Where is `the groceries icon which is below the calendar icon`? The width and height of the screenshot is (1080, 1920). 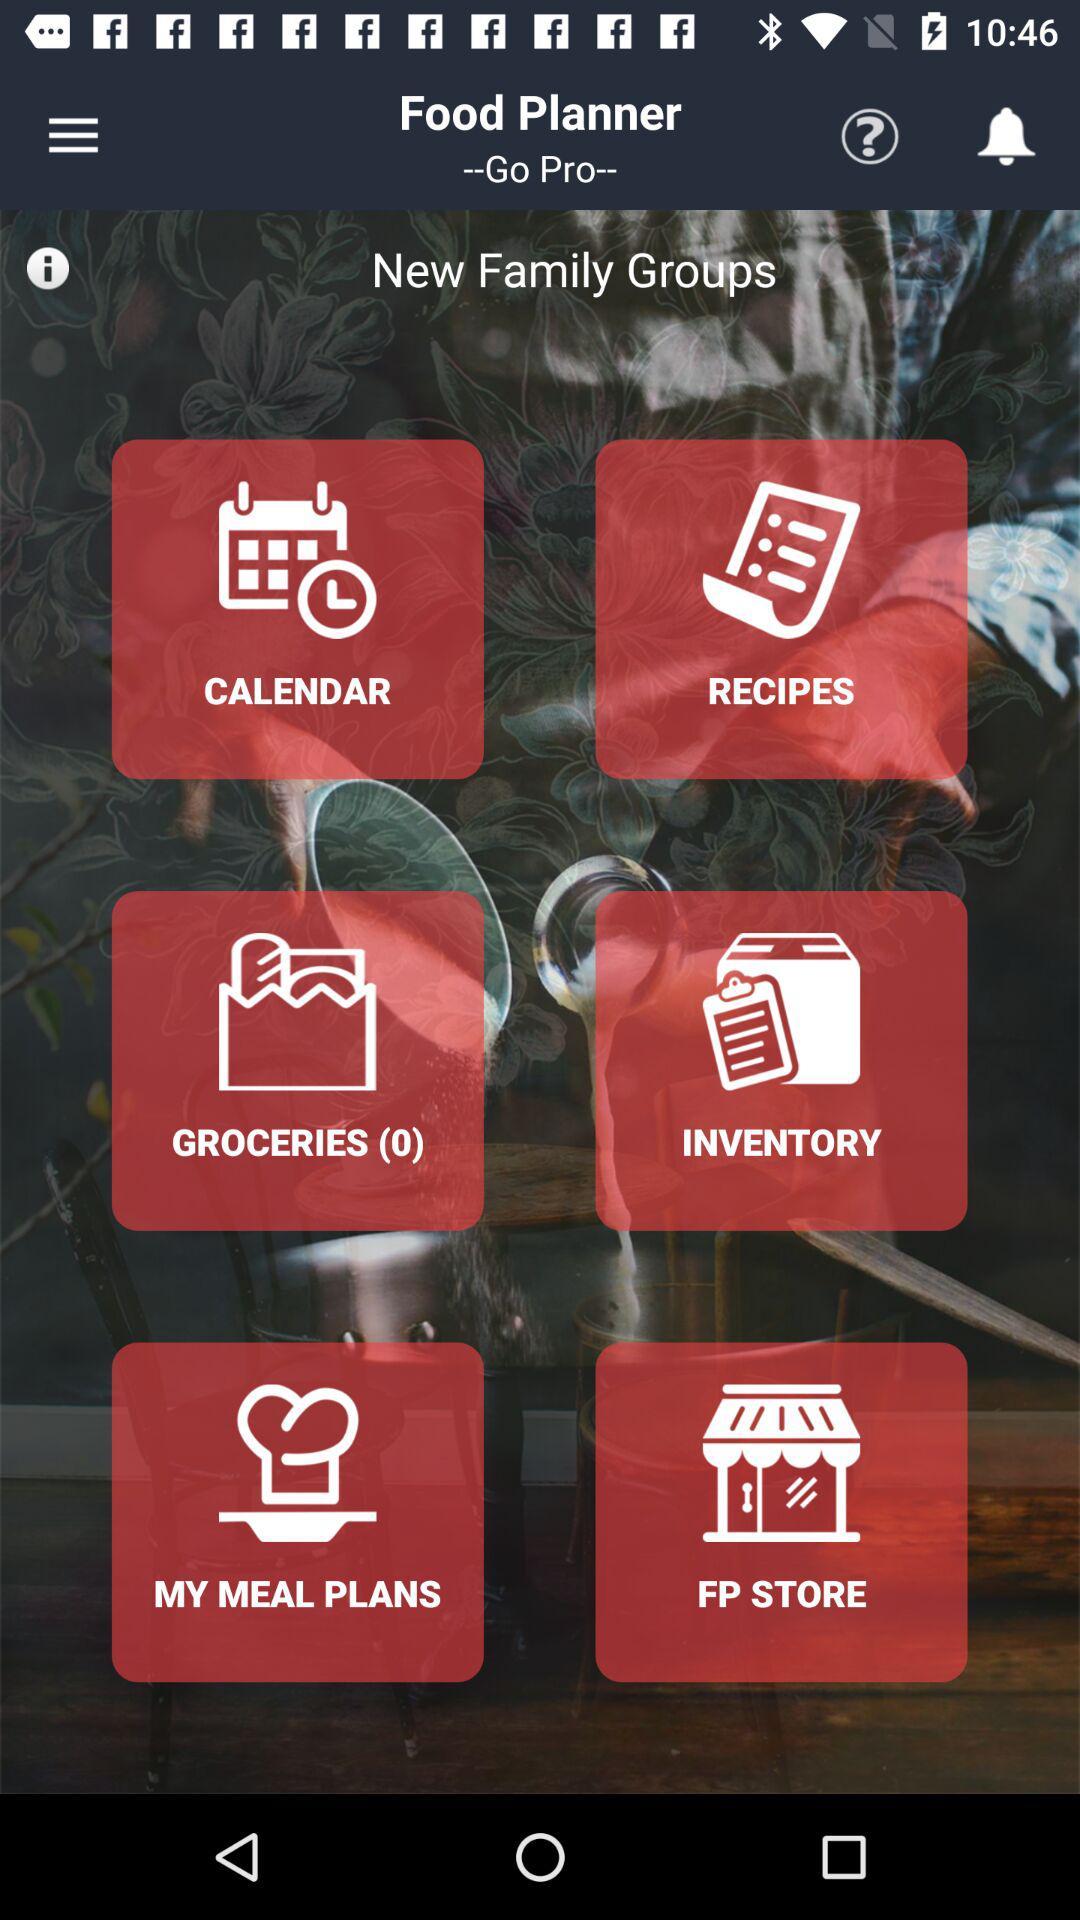
the groceries icon which is below the calendar icon is located at coordinates (297, 1059).